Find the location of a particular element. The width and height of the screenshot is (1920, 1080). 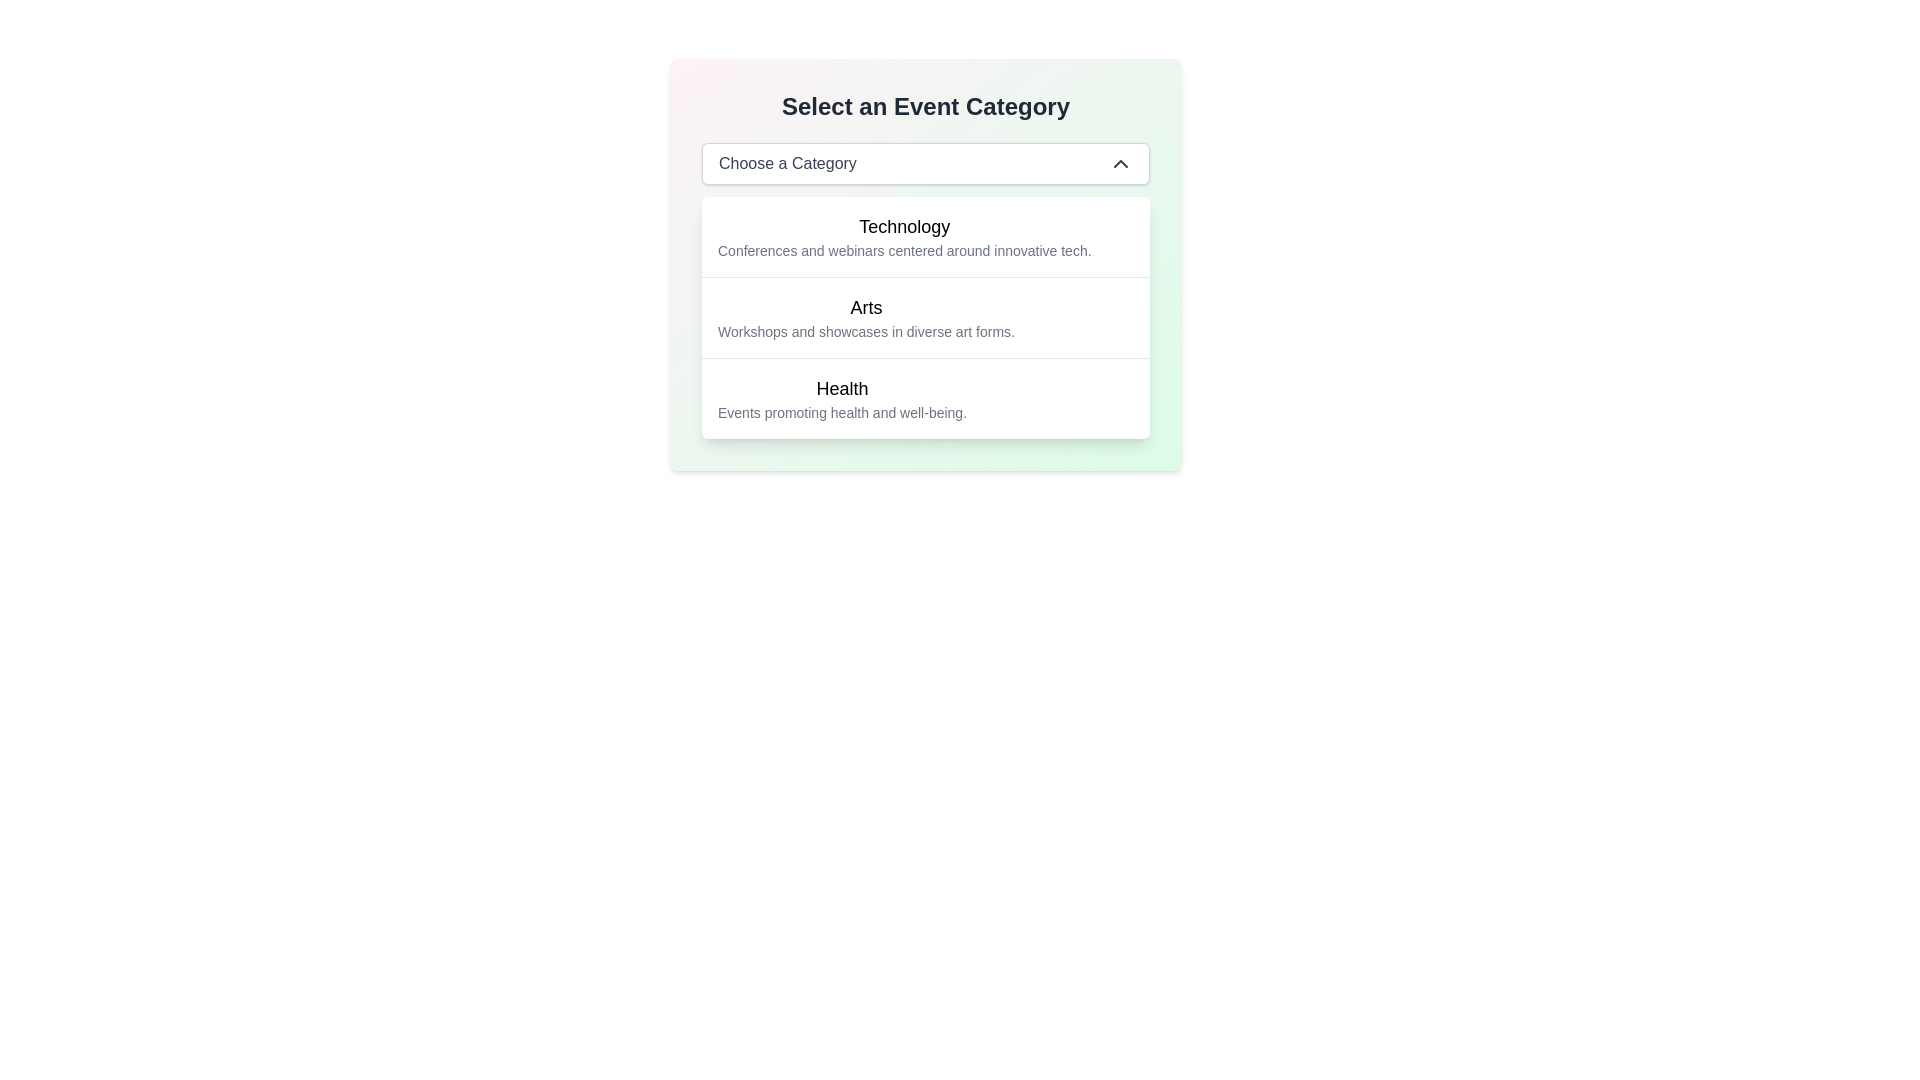

to select the 'Arts' category option from the dropdown menu, which is styled with a clean, modern look and features a subtitle about workshops and showcases in diverse art forms is located at coordinates (925, 316).